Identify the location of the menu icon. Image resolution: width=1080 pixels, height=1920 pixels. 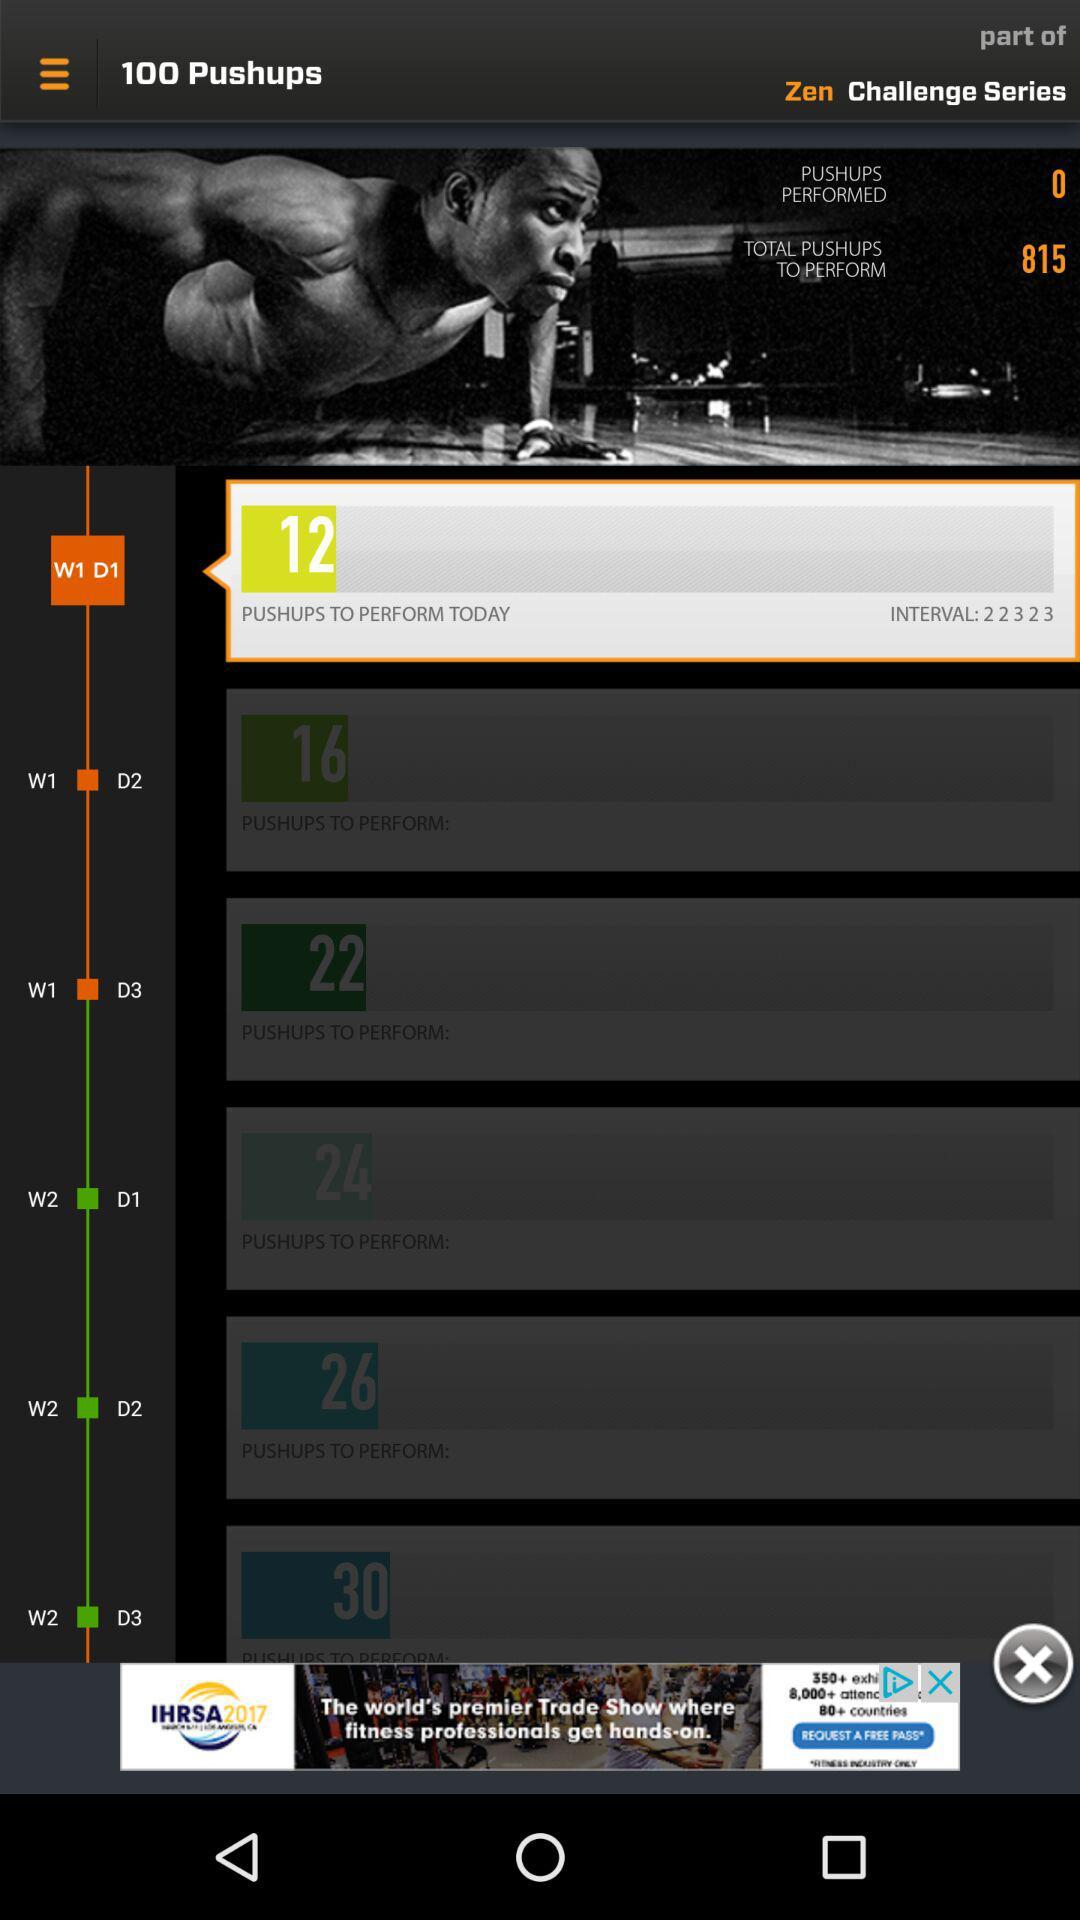
(53, 73).